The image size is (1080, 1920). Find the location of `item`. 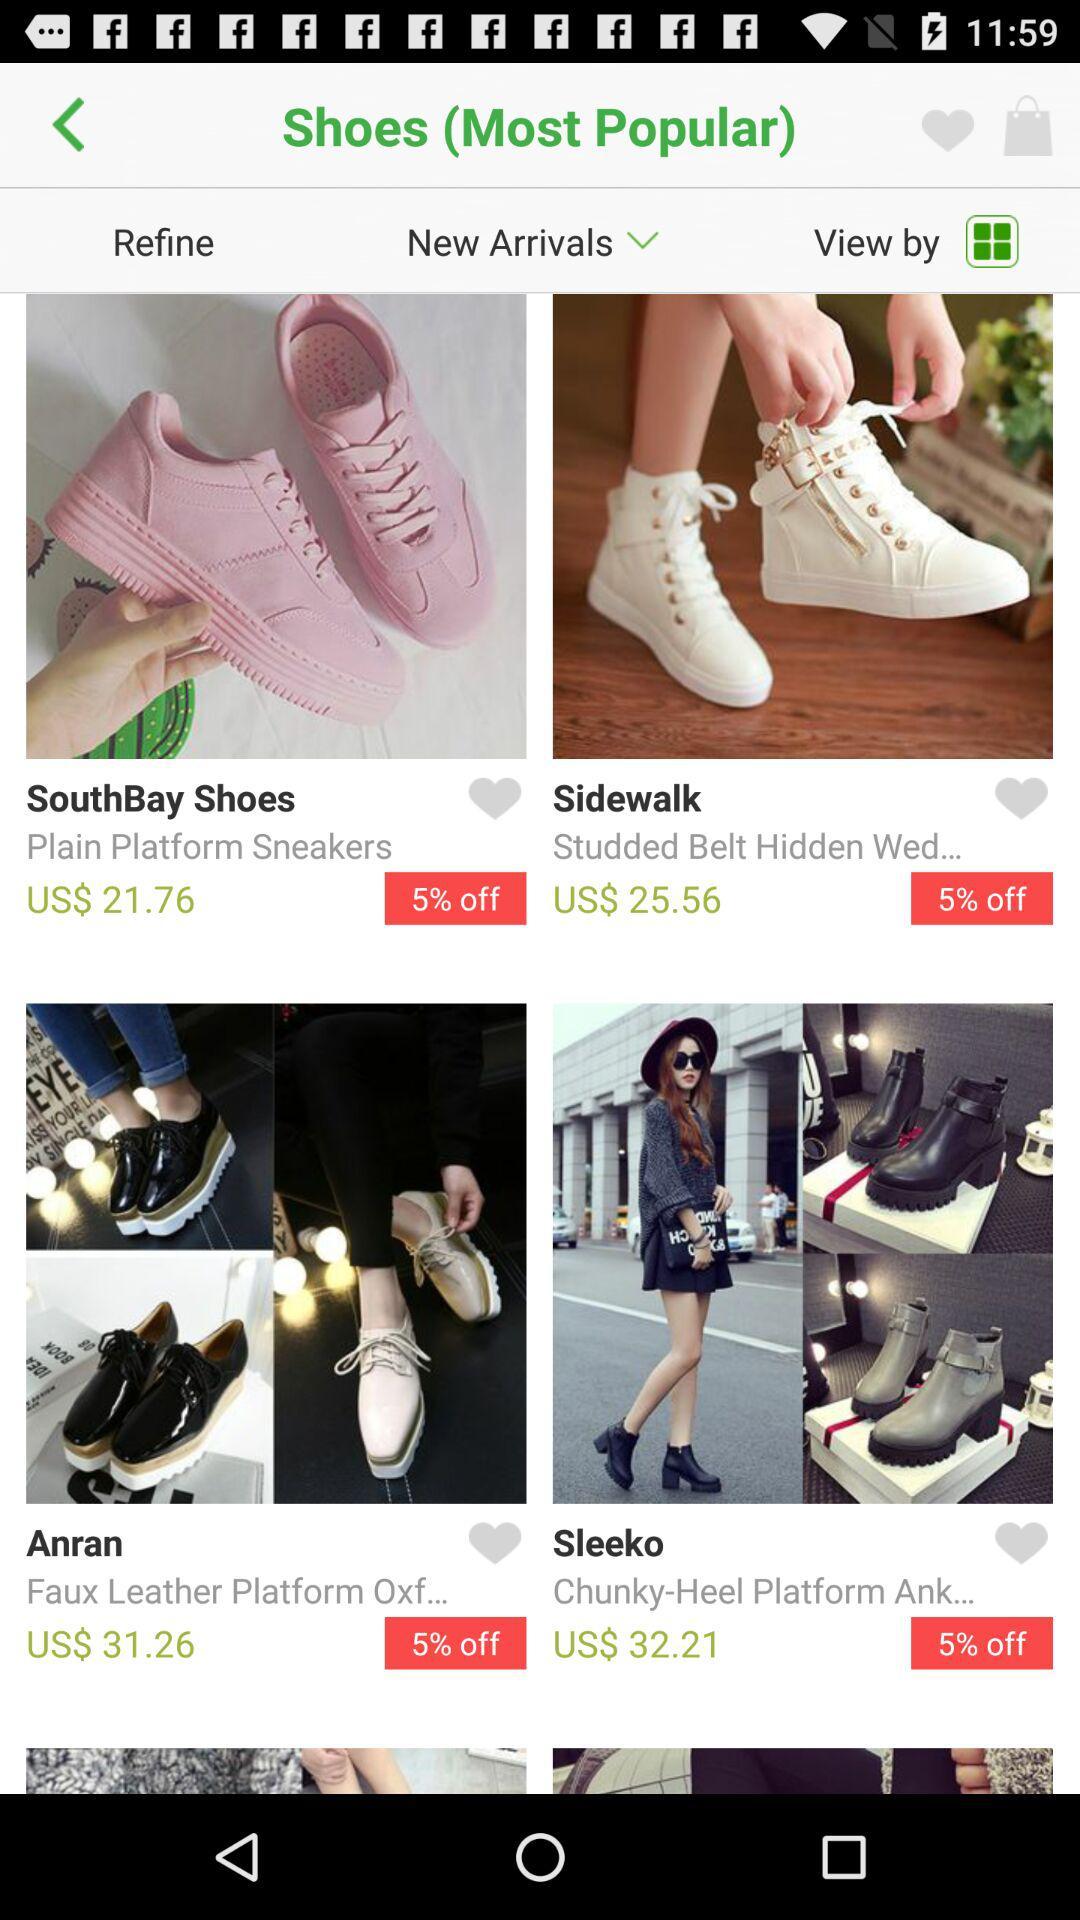

item is located at coordinates (1017, 822).